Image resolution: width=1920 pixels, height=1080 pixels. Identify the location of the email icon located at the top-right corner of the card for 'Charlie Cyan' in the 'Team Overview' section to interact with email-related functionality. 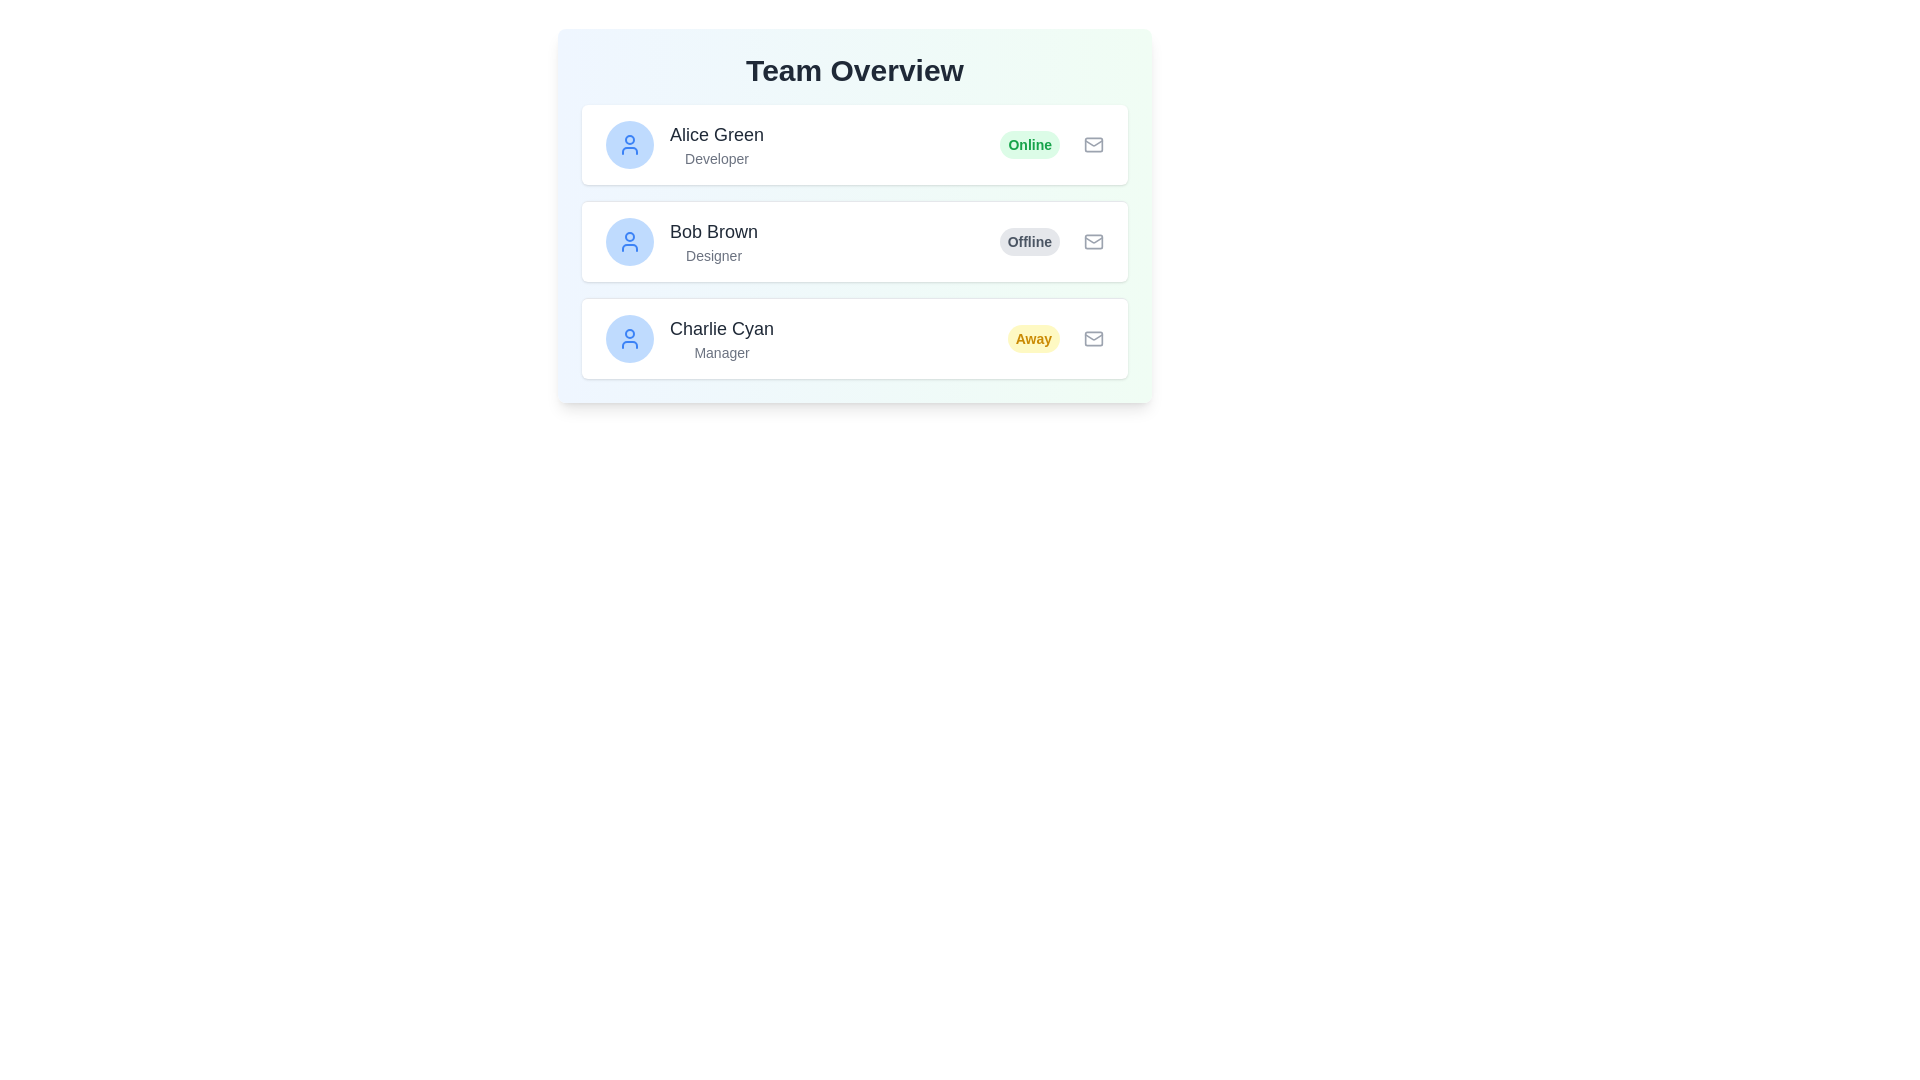
(1093, 338).